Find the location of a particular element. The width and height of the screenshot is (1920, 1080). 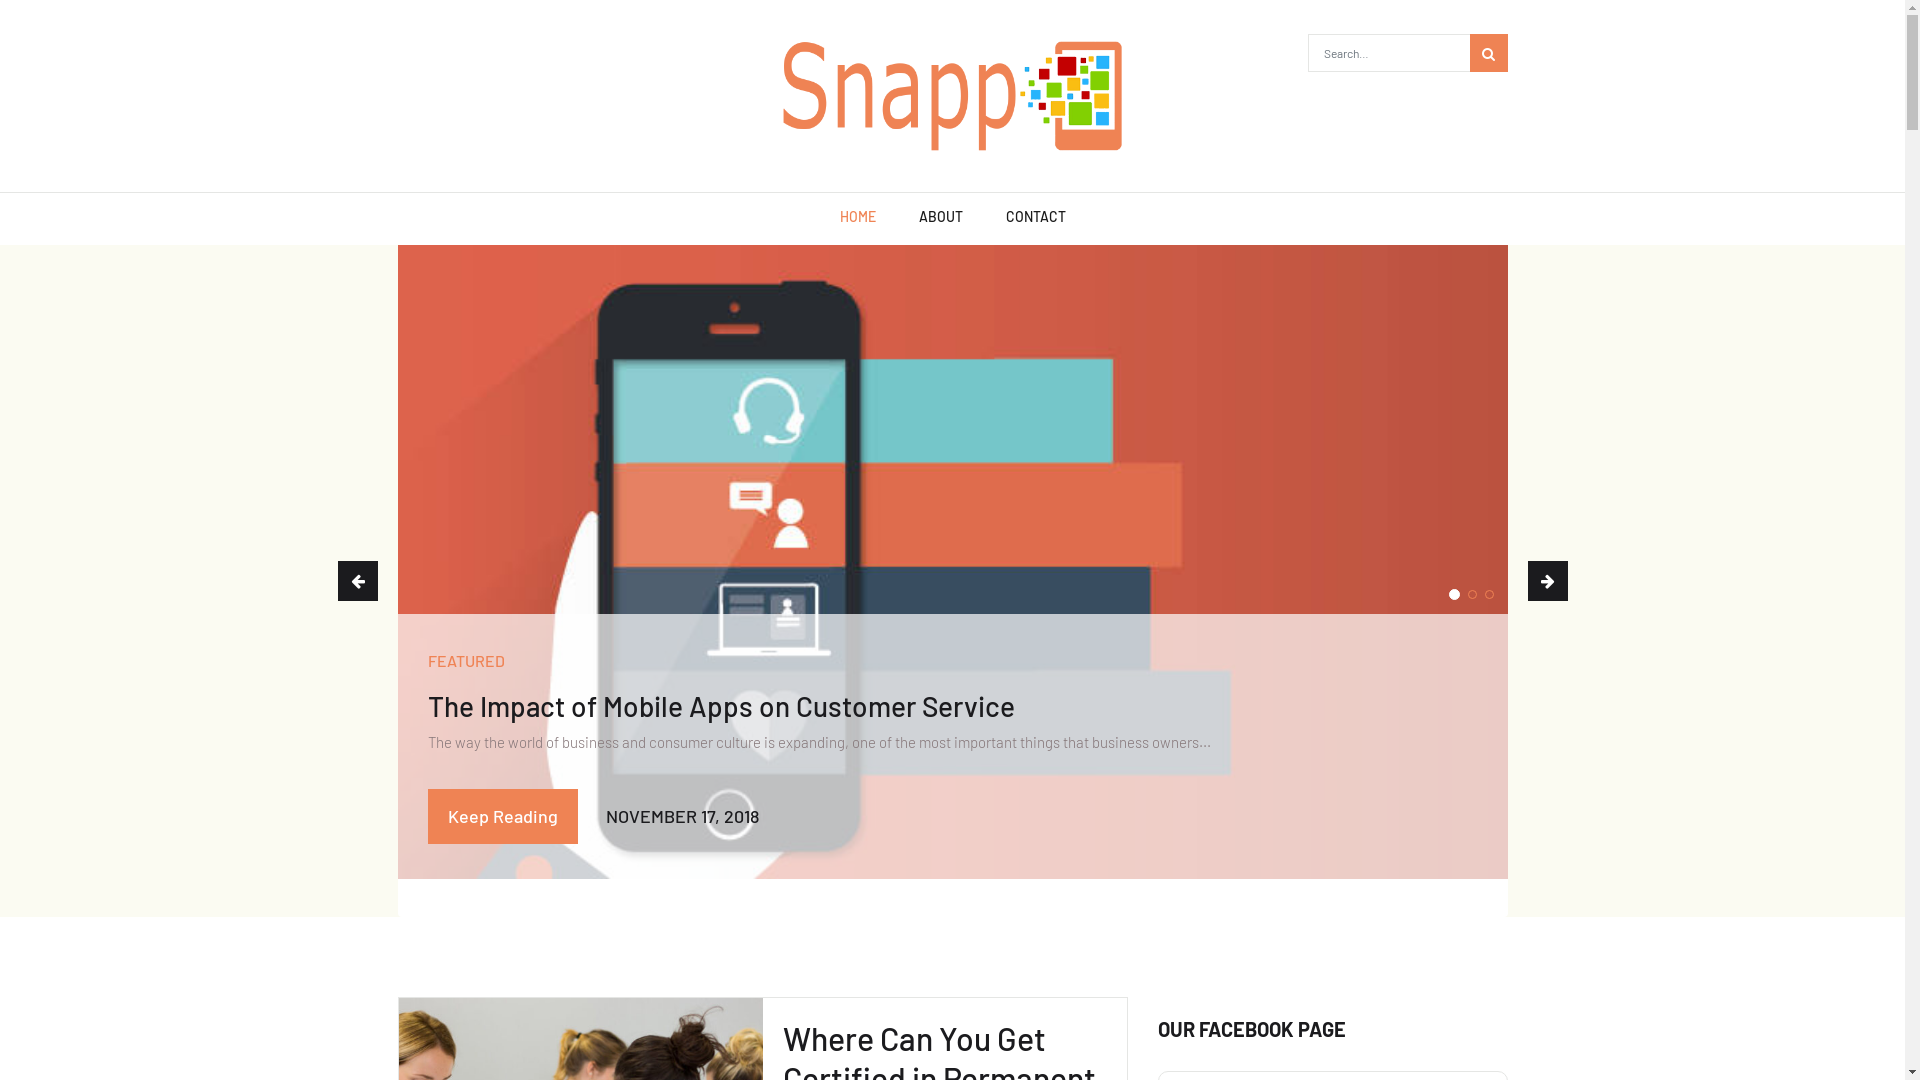

'FEATURED' is located at coordinates (465, 660).